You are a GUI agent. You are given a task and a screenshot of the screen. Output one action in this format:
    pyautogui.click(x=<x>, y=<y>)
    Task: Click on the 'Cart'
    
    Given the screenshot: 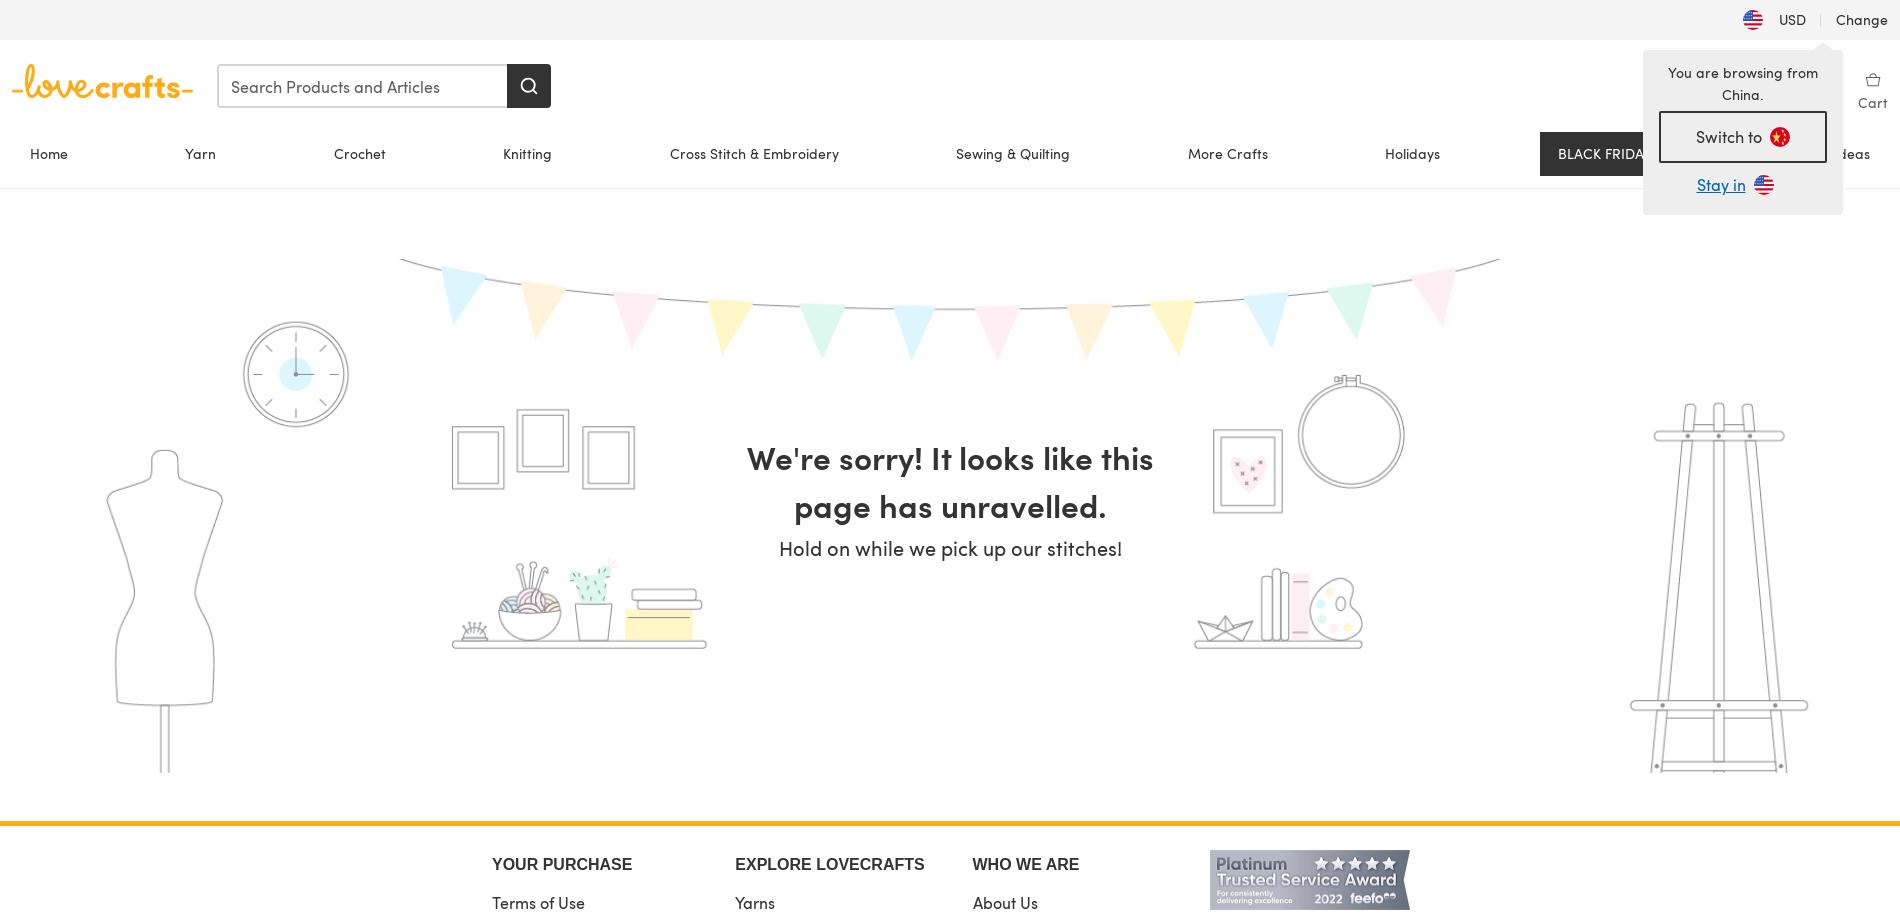 What is the action you would take?
    pyautogui.click(x=1857, y=101)
    